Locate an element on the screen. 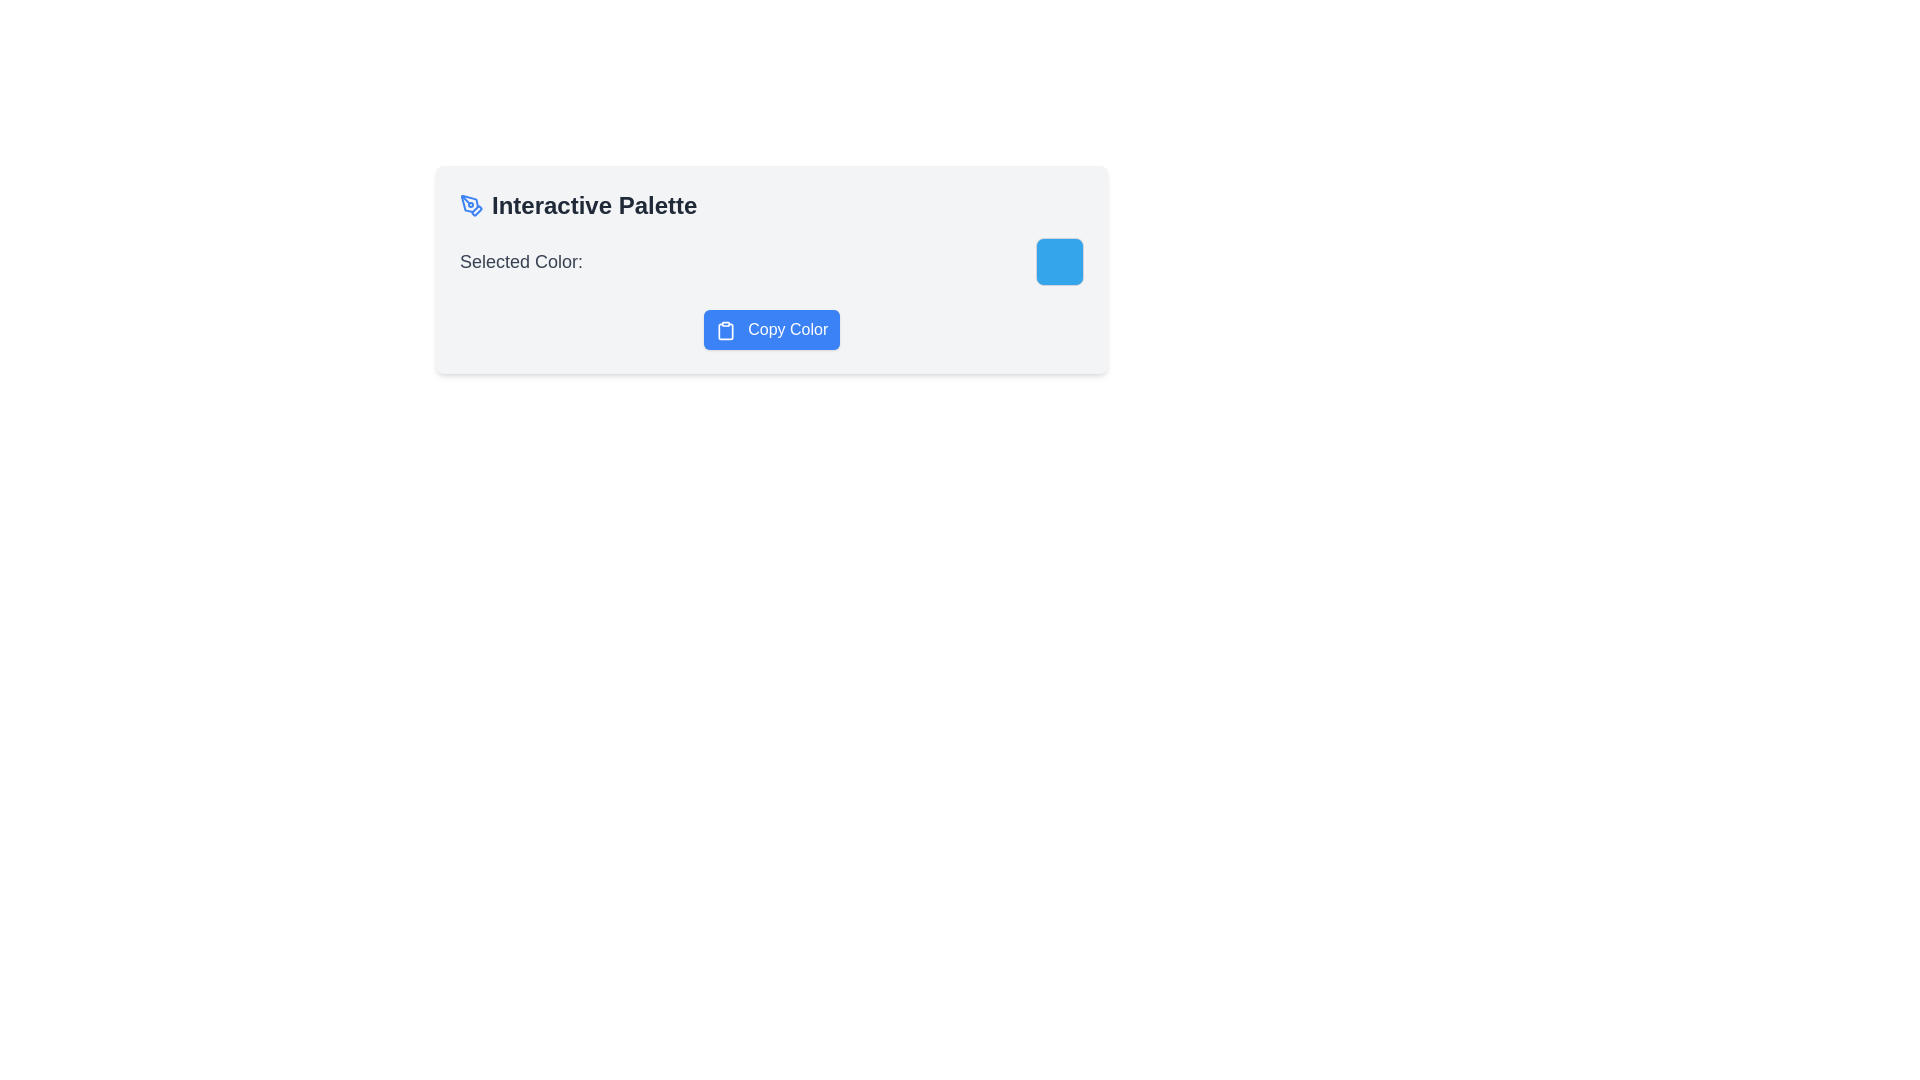  the 'Copy Color' button, which is a blue rectangle with rounded corners and contains the text 'Copy Color' in white is located at coordinates (771, 329).